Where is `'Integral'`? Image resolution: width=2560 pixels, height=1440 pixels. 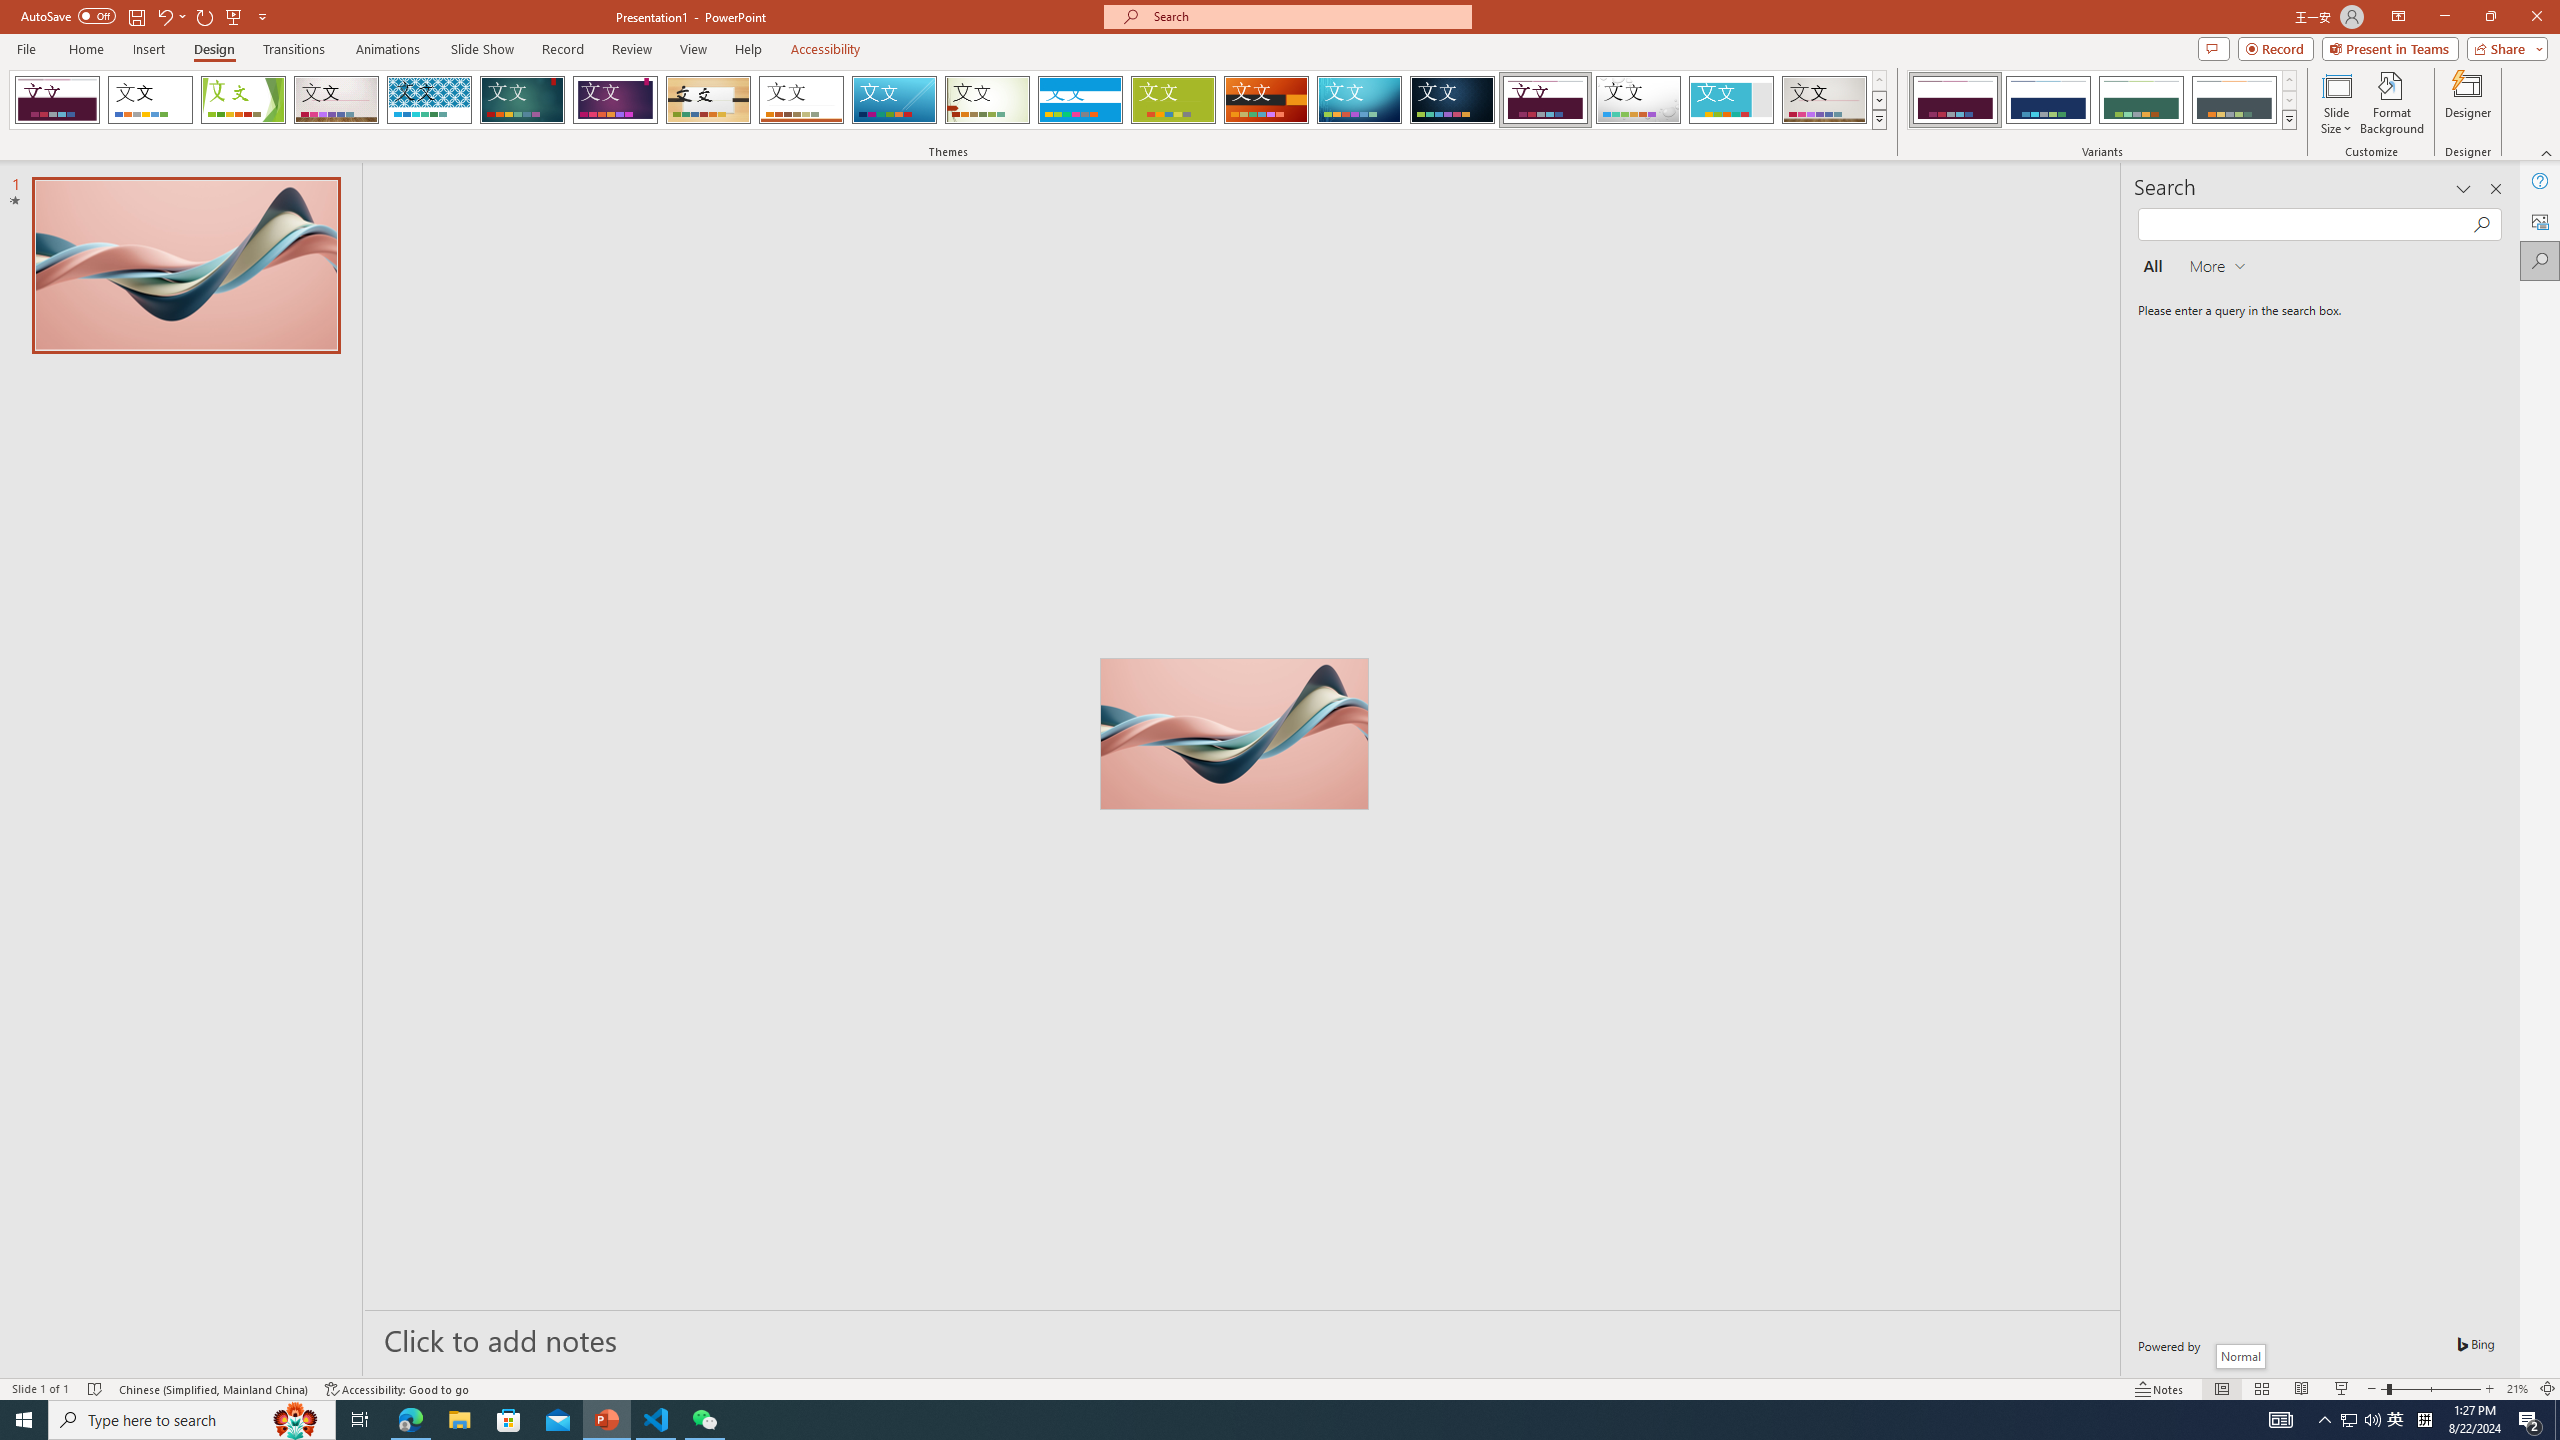
'Integral' is located at coordinates (429, 99).